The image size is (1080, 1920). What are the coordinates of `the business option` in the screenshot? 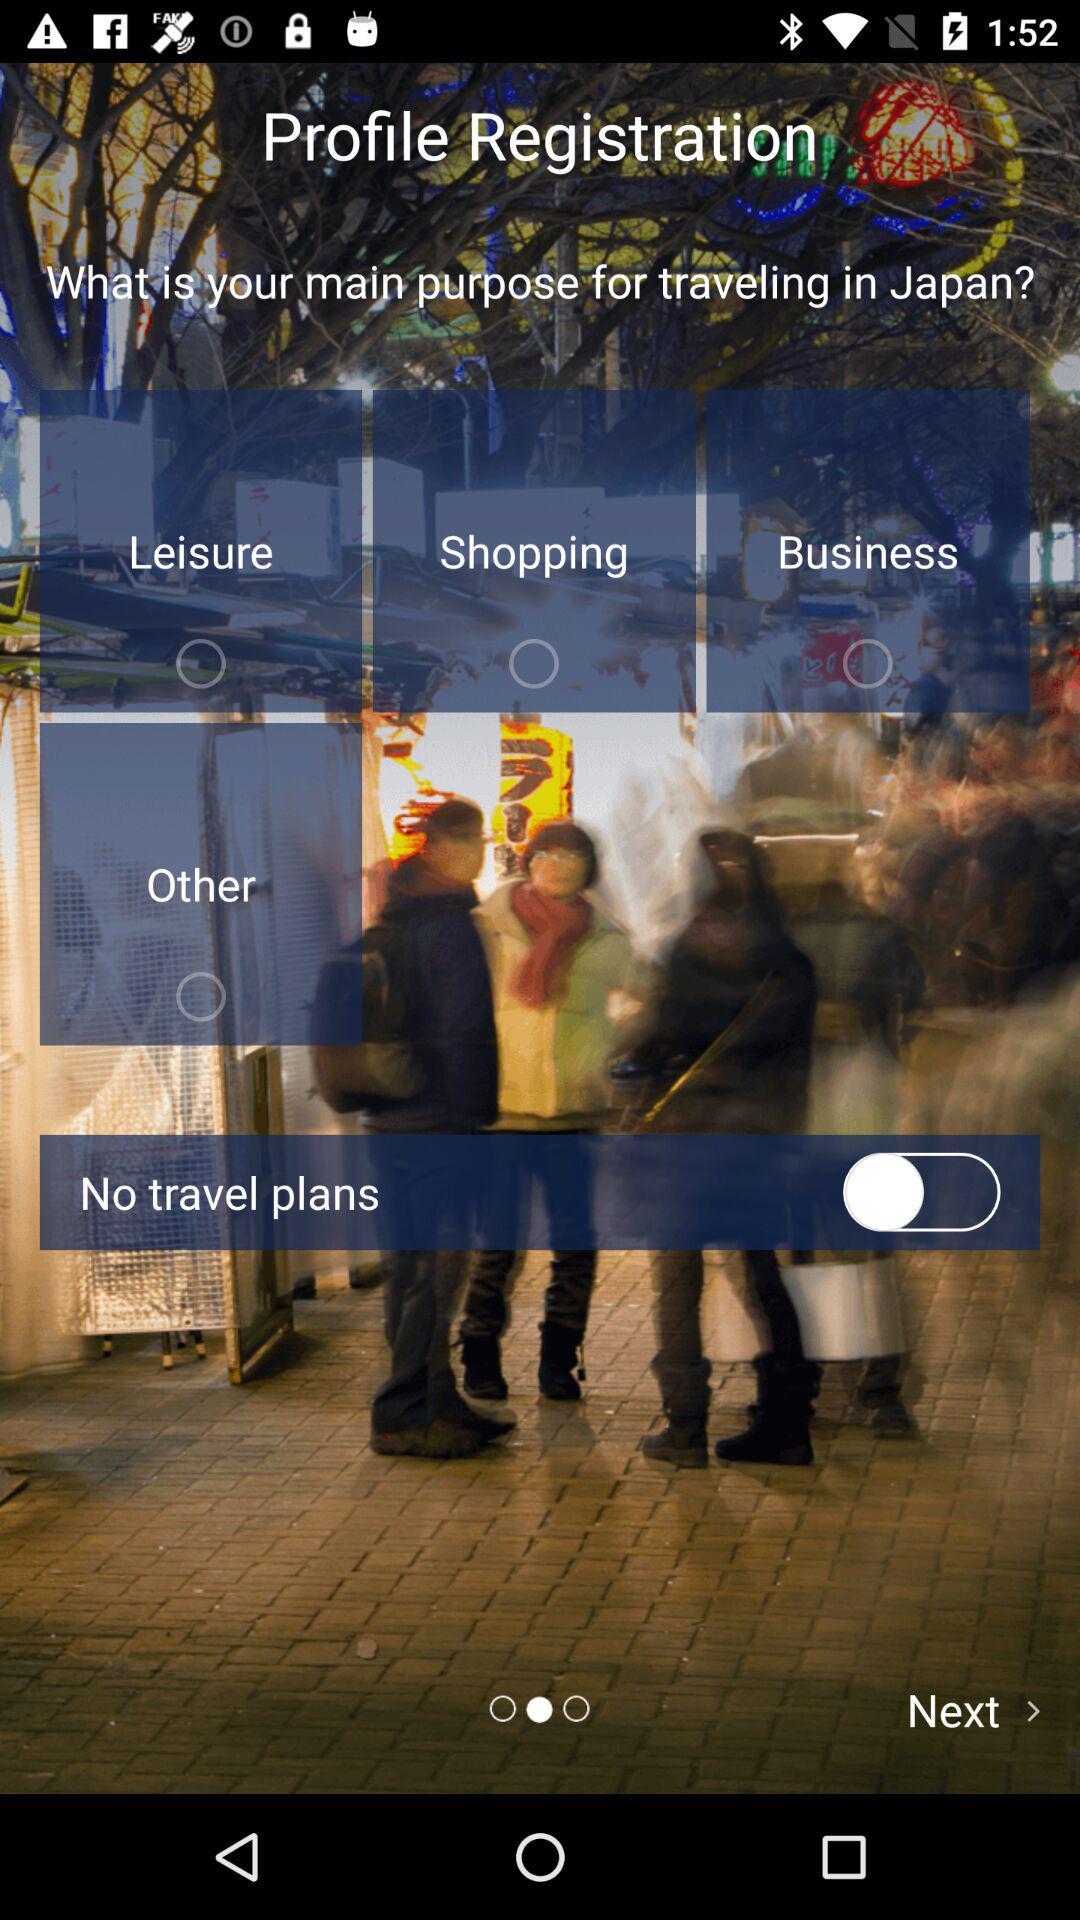 It's located at (867, 551).